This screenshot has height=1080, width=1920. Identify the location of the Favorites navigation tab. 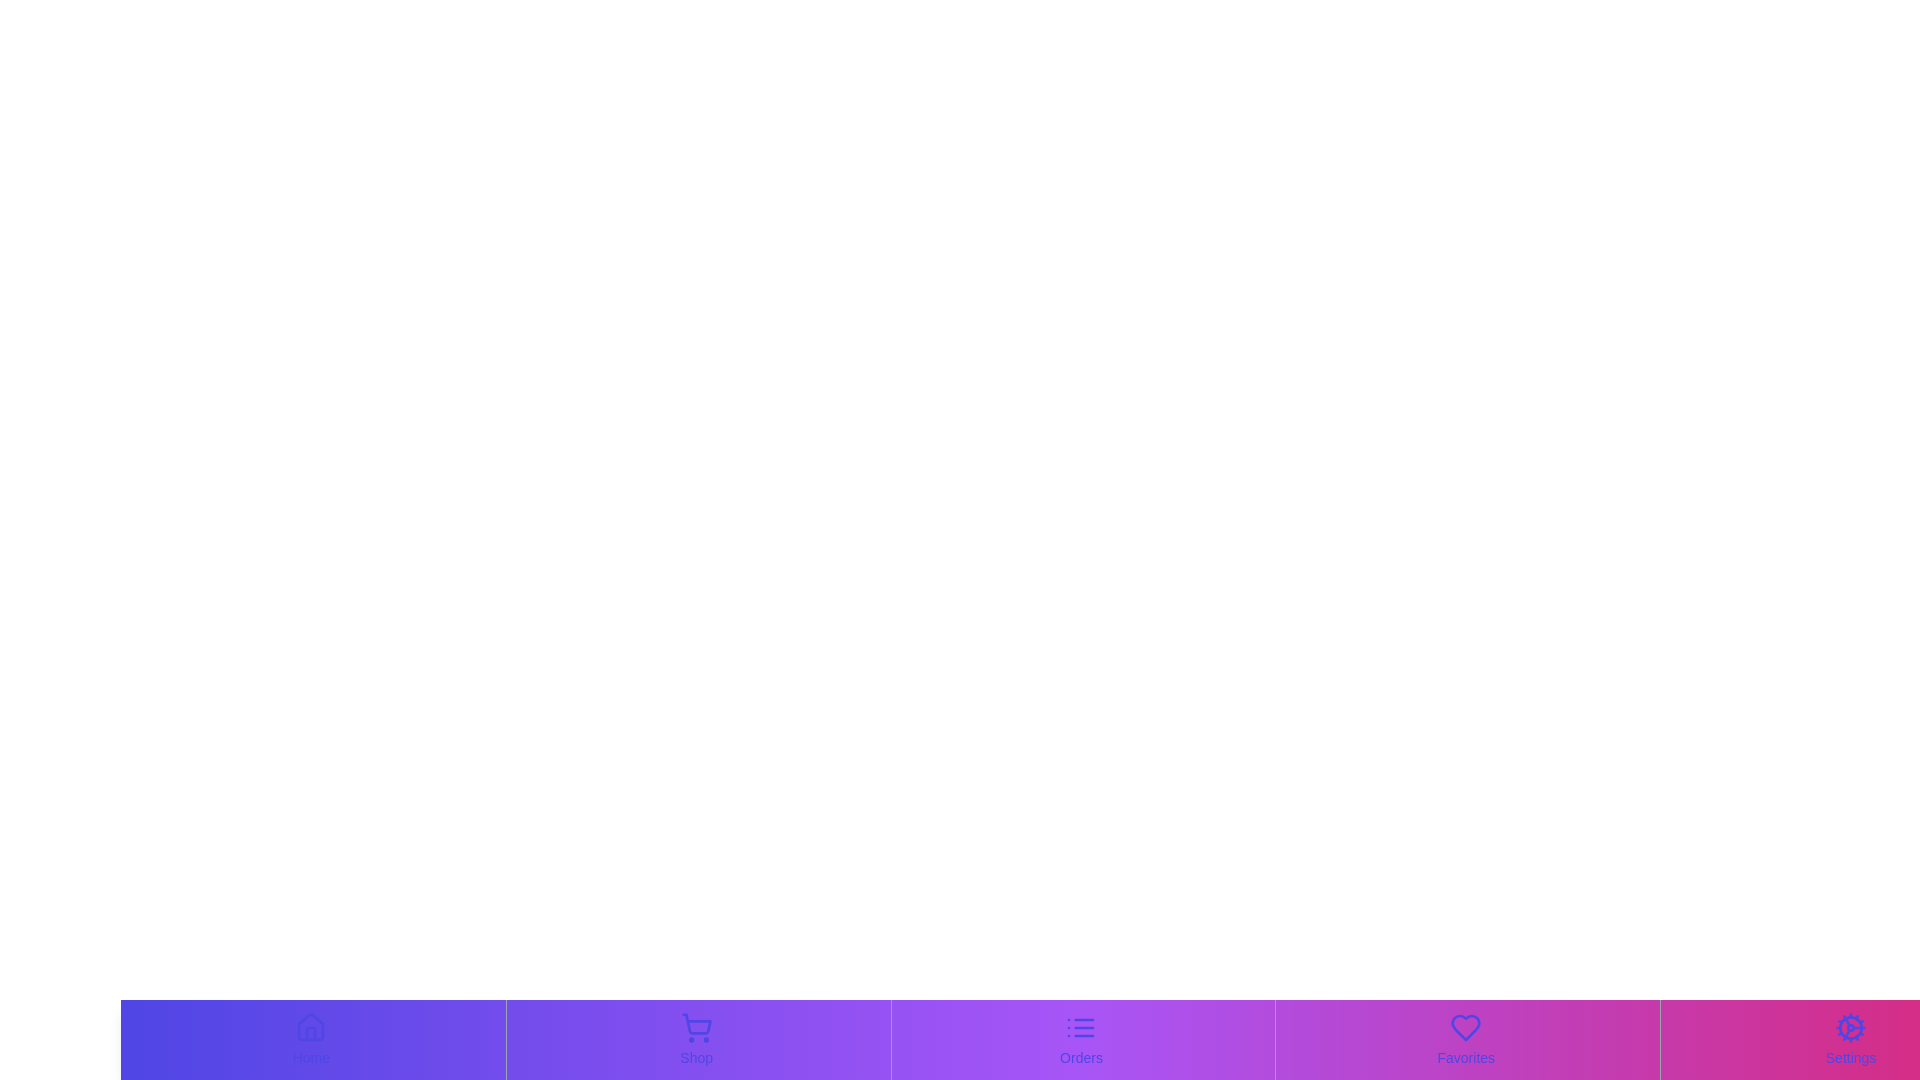
(1465, 1039).